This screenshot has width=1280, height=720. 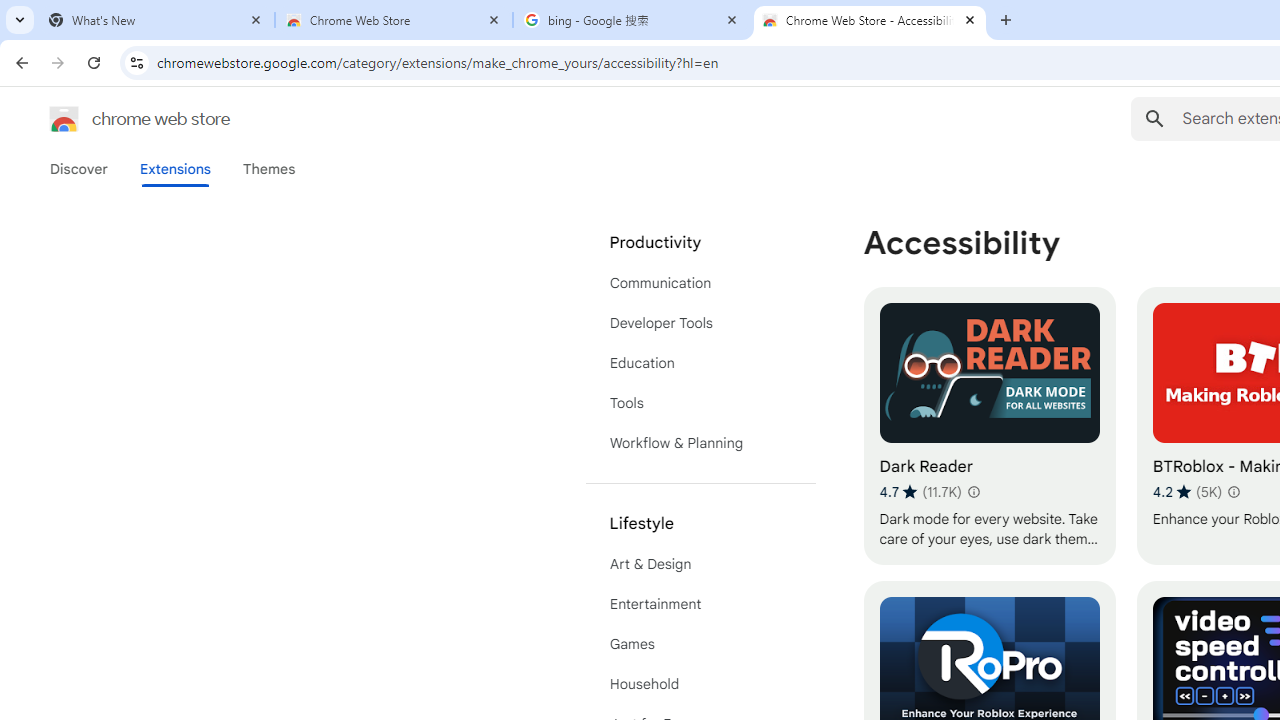 What do you see at coordinates (919, 491) in the screenshot?
I see `'Average rating 4.7 out of 5 stars. 11.7K ratings.'` at bounding box center [919, 491].